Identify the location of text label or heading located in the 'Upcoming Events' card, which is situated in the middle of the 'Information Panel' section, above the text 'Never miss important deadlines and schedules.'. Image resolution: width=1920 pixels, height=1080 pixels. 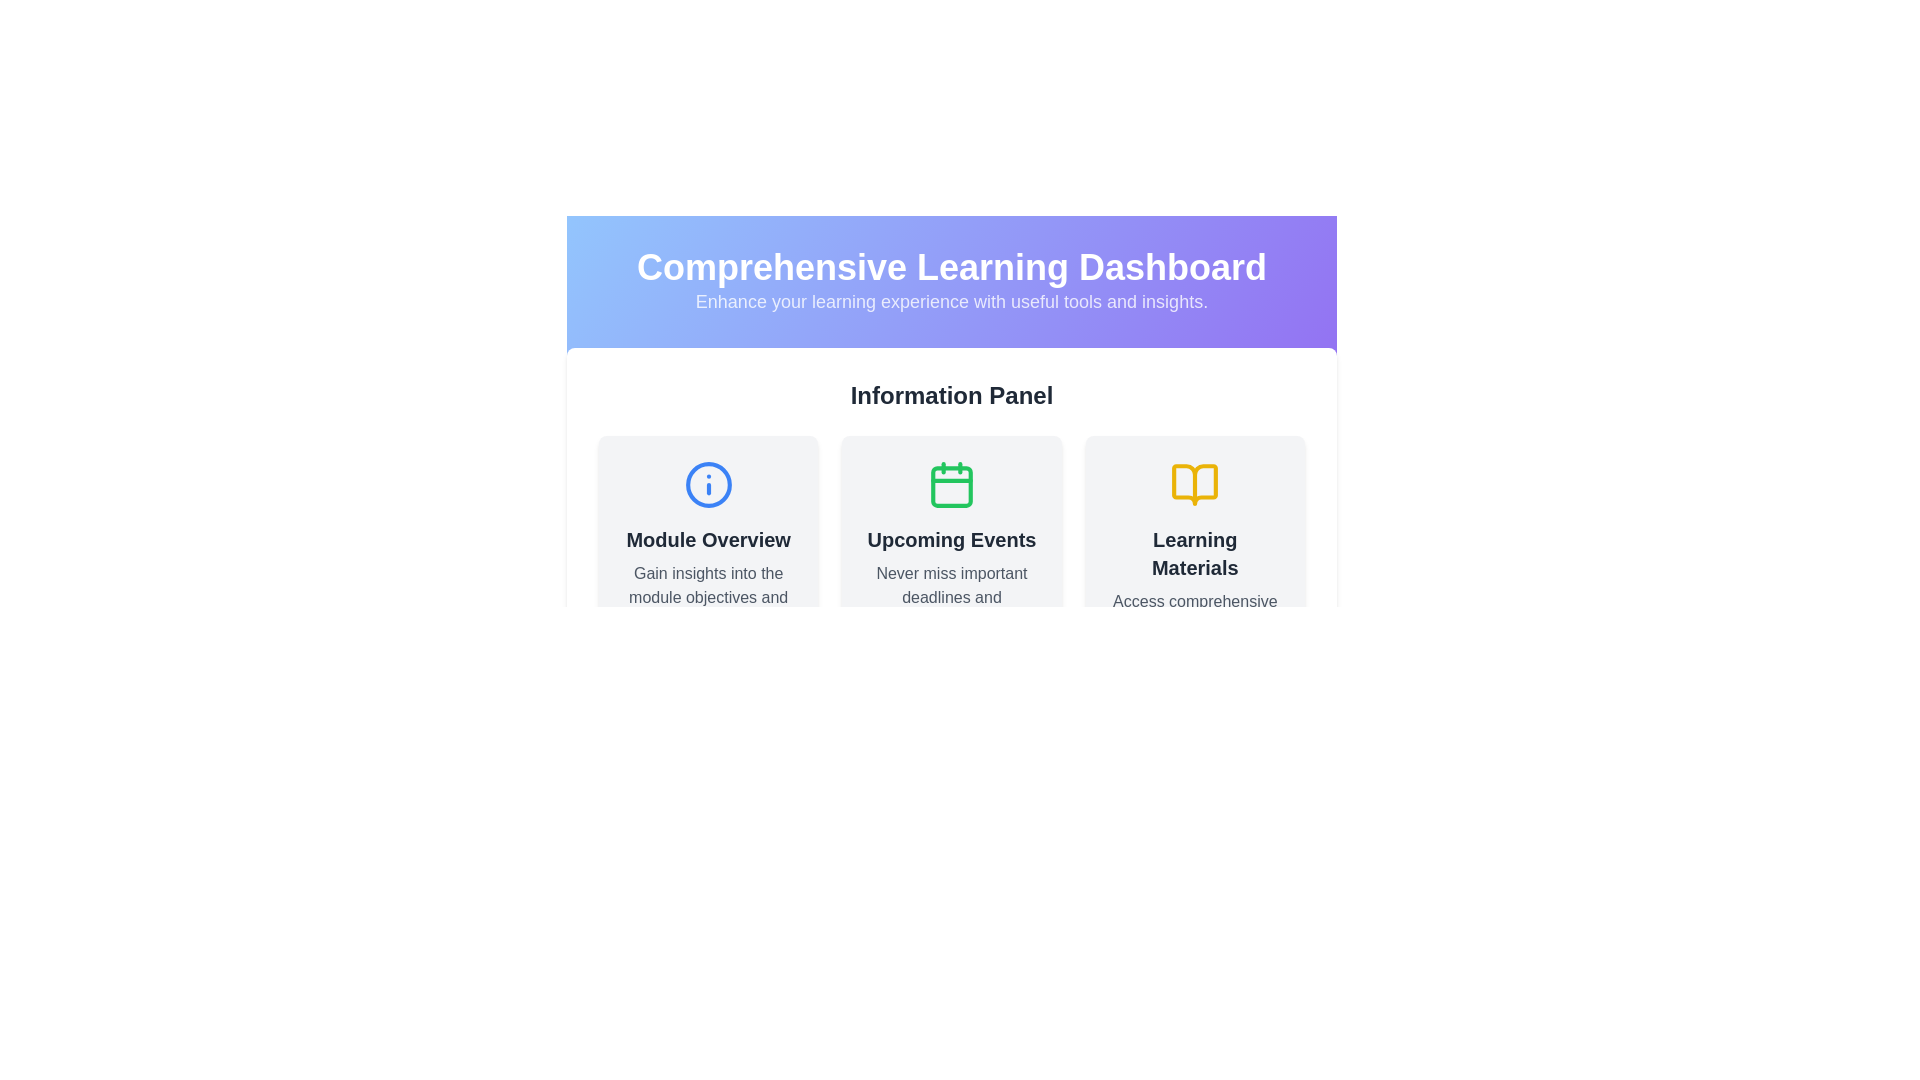
(950, 540).